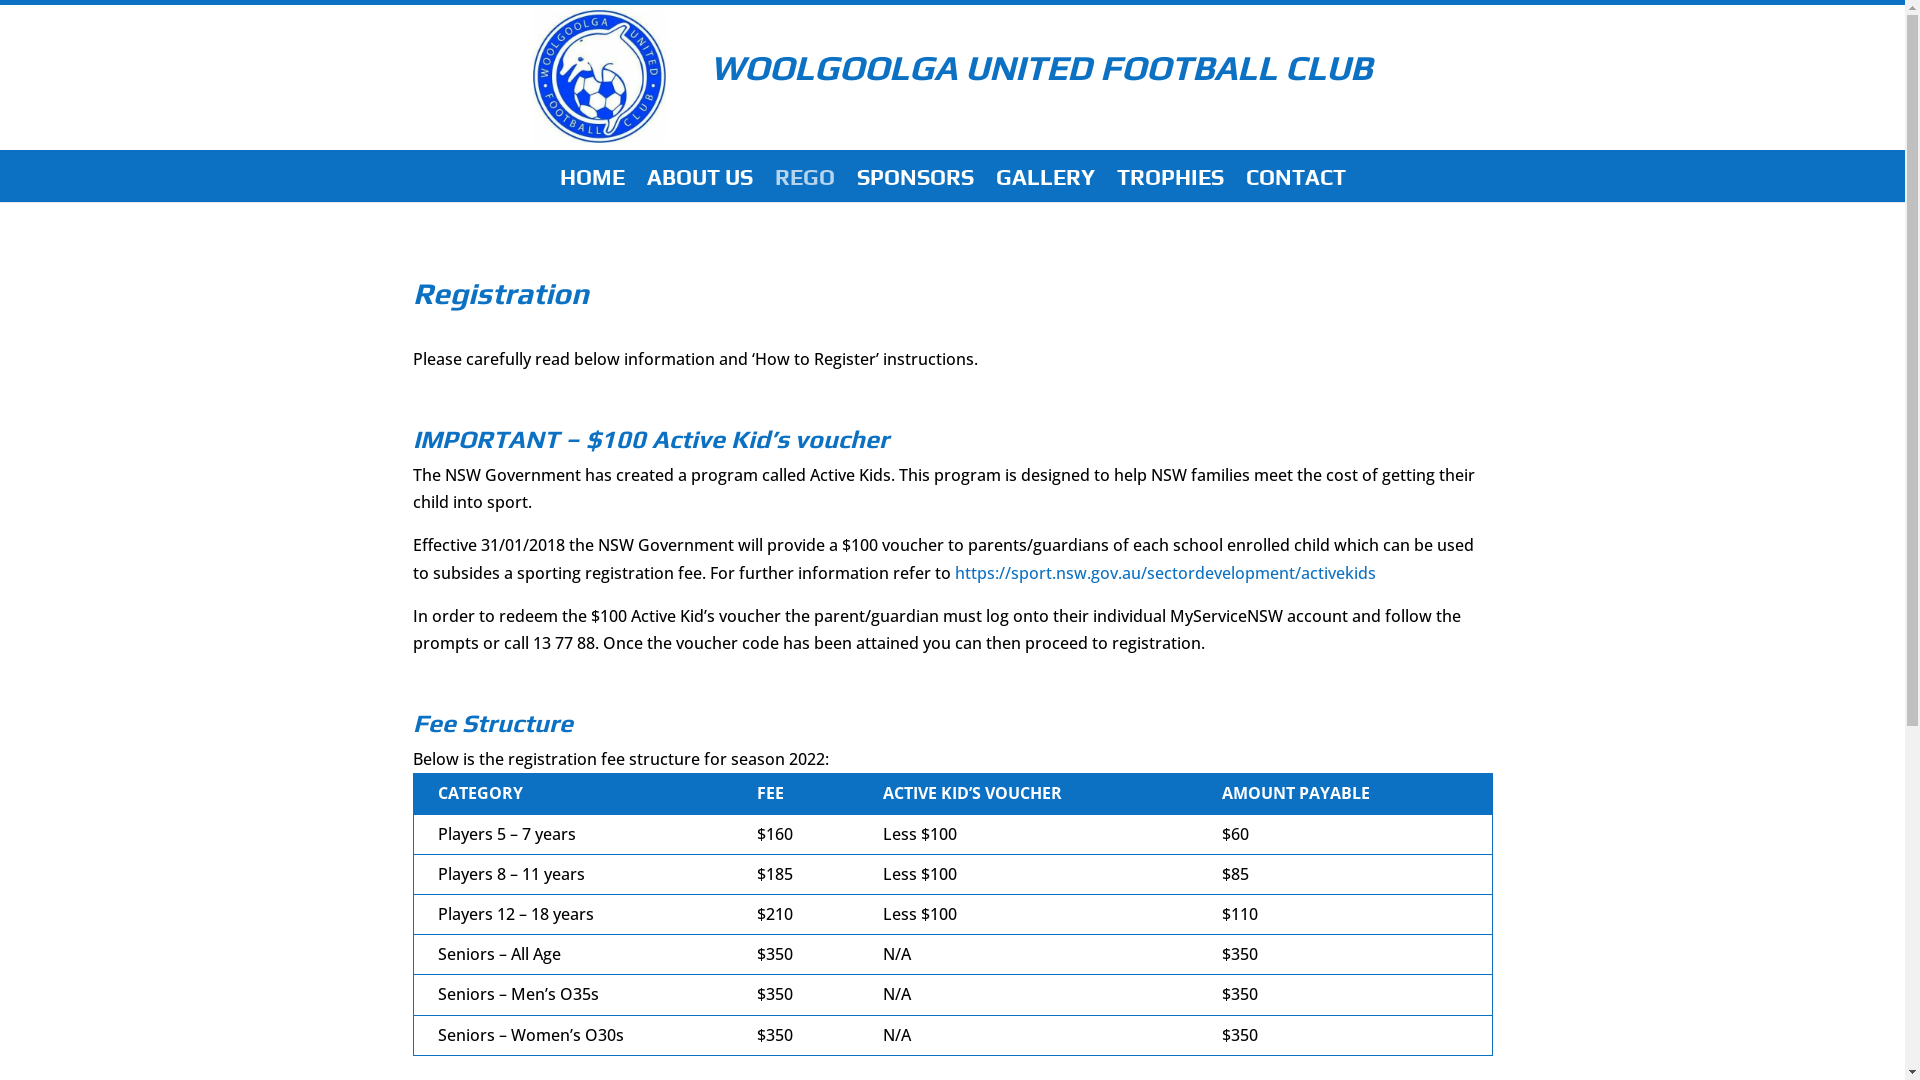  Describe the element at coordinates (1115, 185) in the screenshot. I see `'TROPHIES'` at that location.